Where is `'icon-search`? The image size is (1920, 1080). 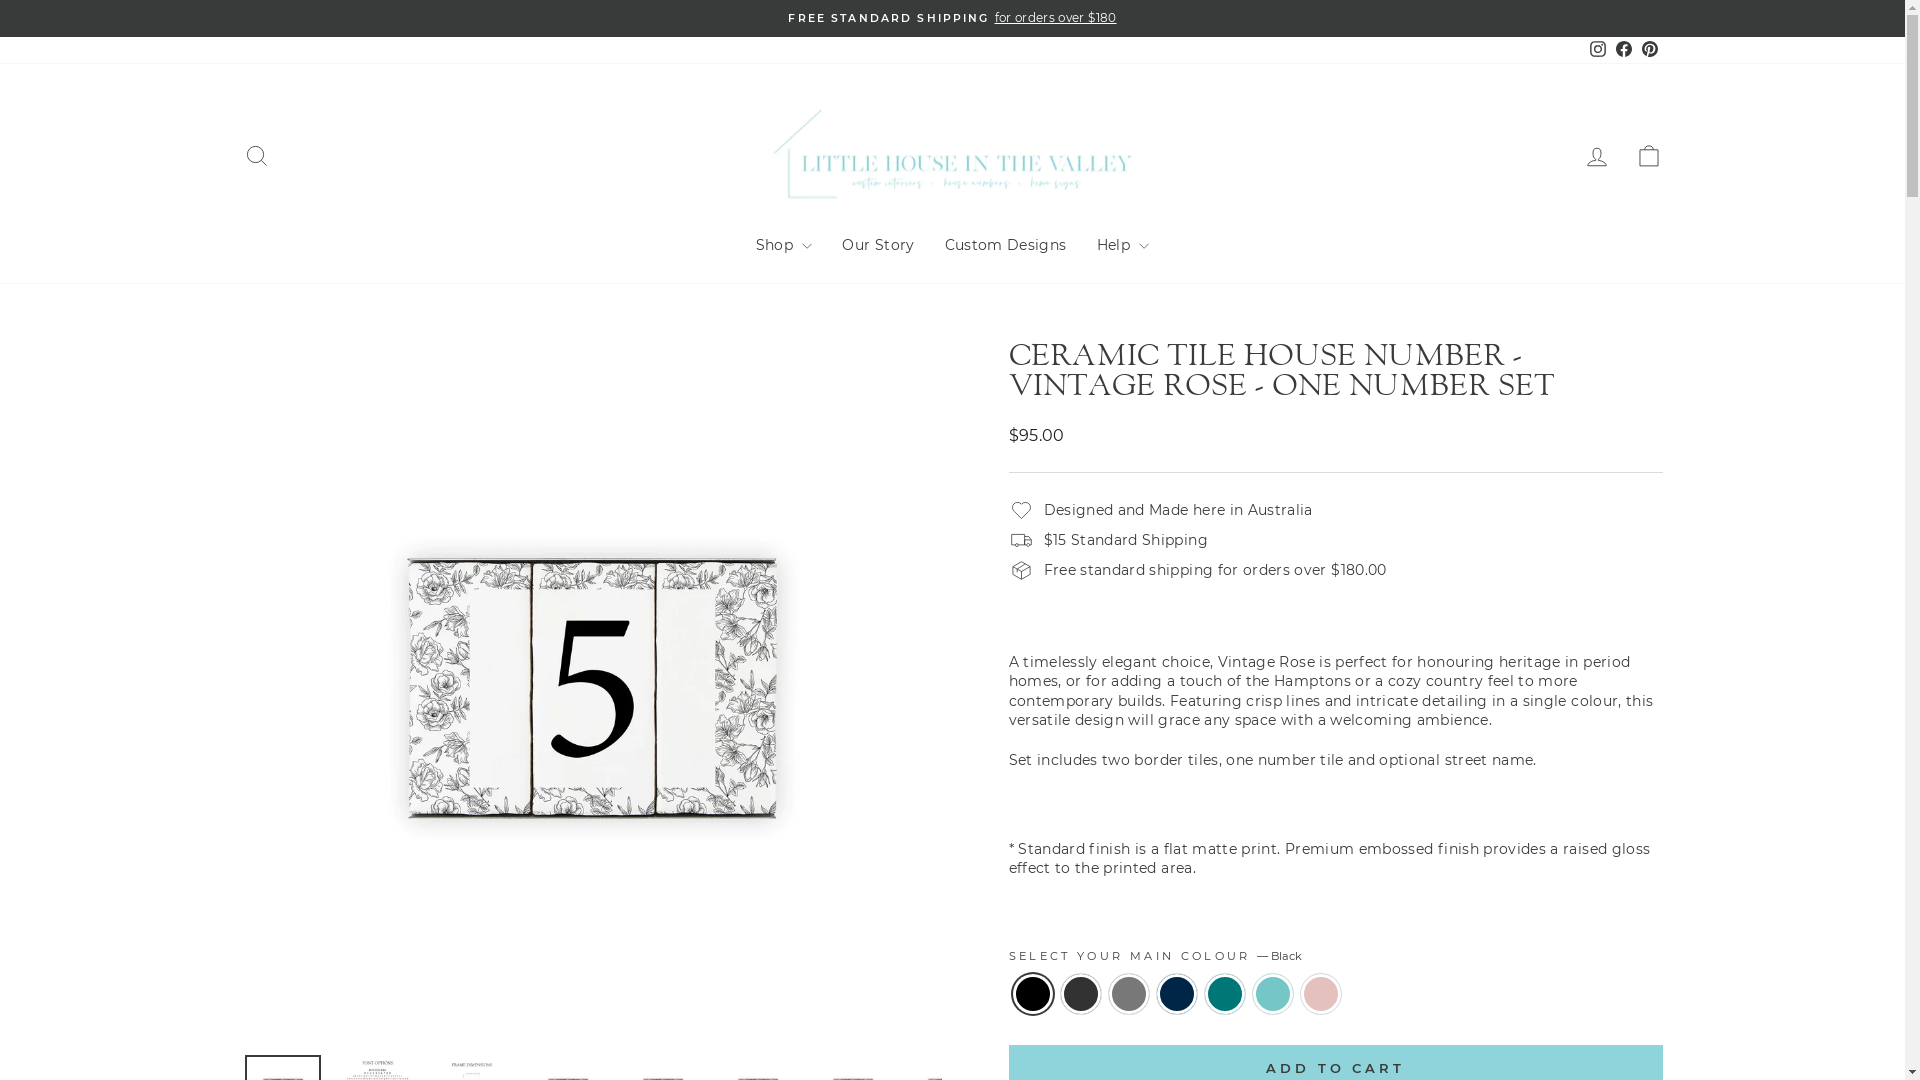
'icon-search is located at coordinates (254, 155).